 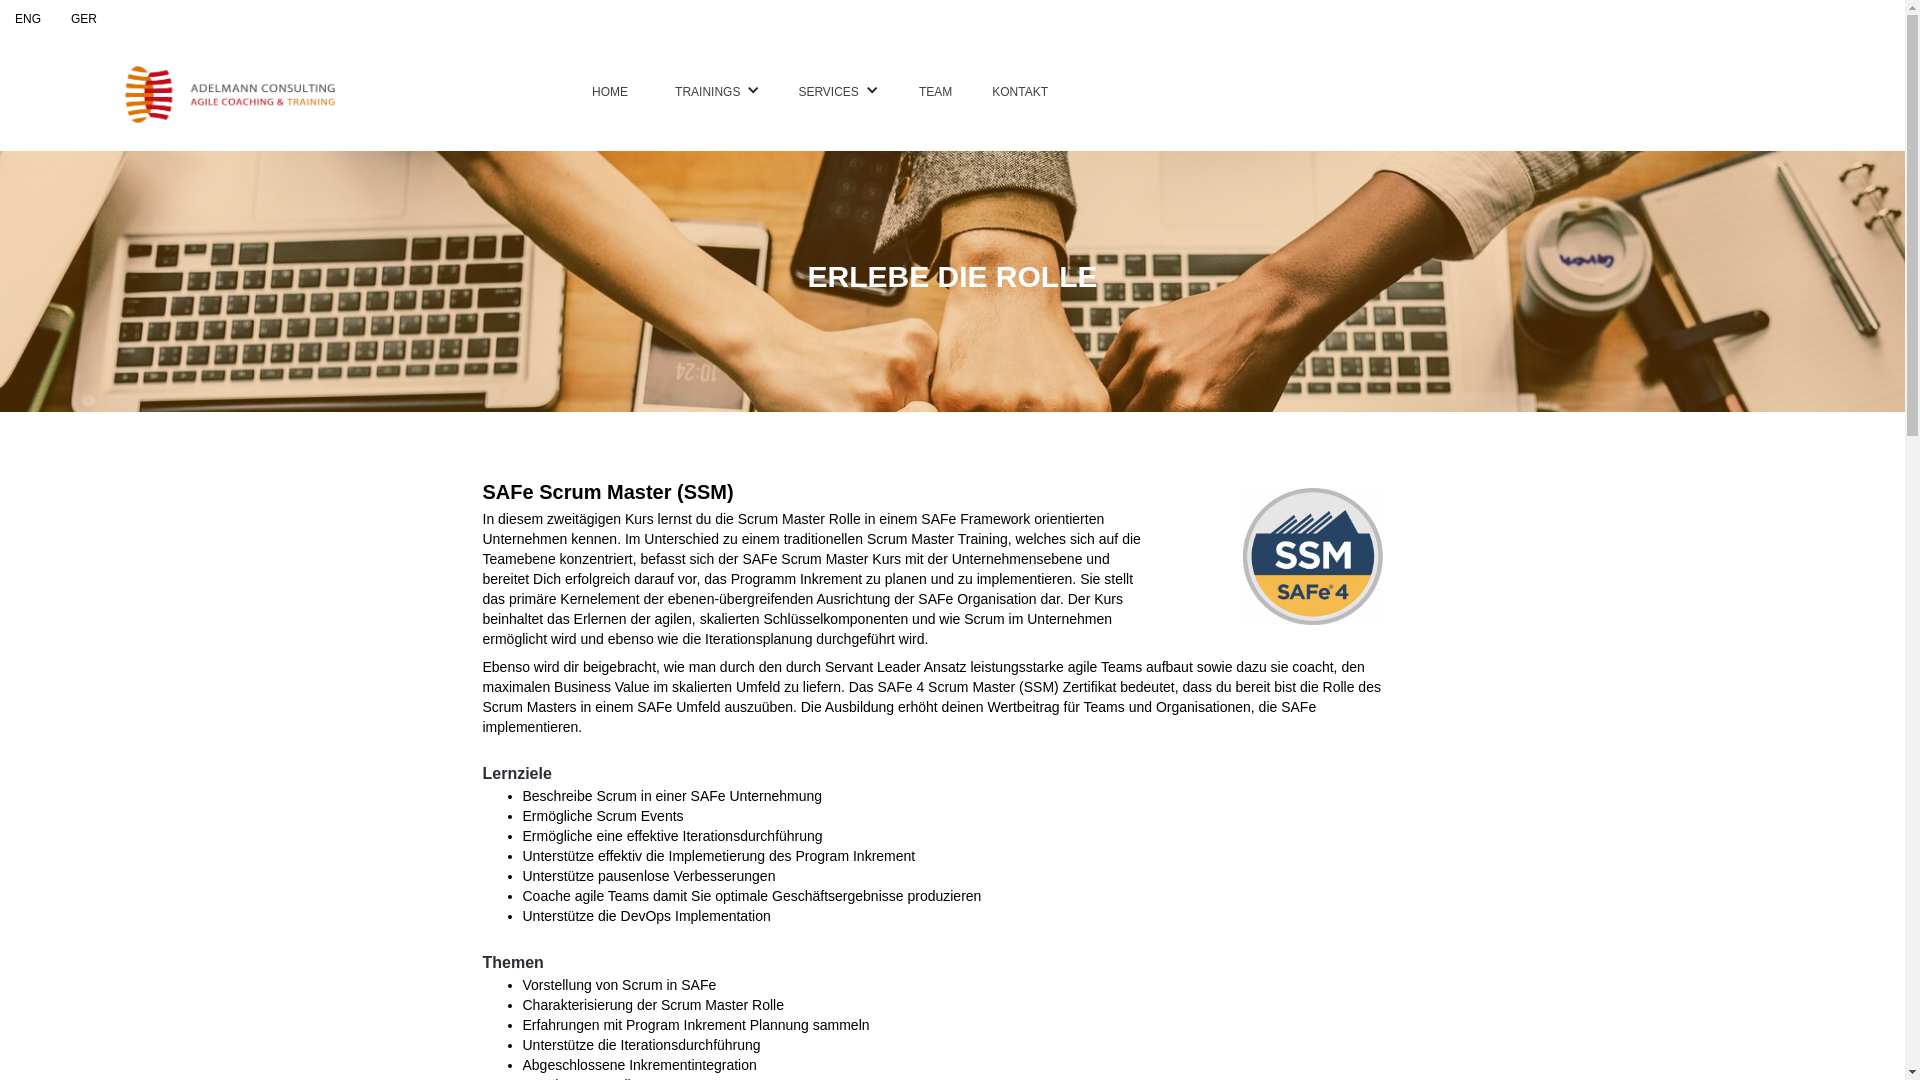 I want to click on 'GER', so click(x=82, y=19).